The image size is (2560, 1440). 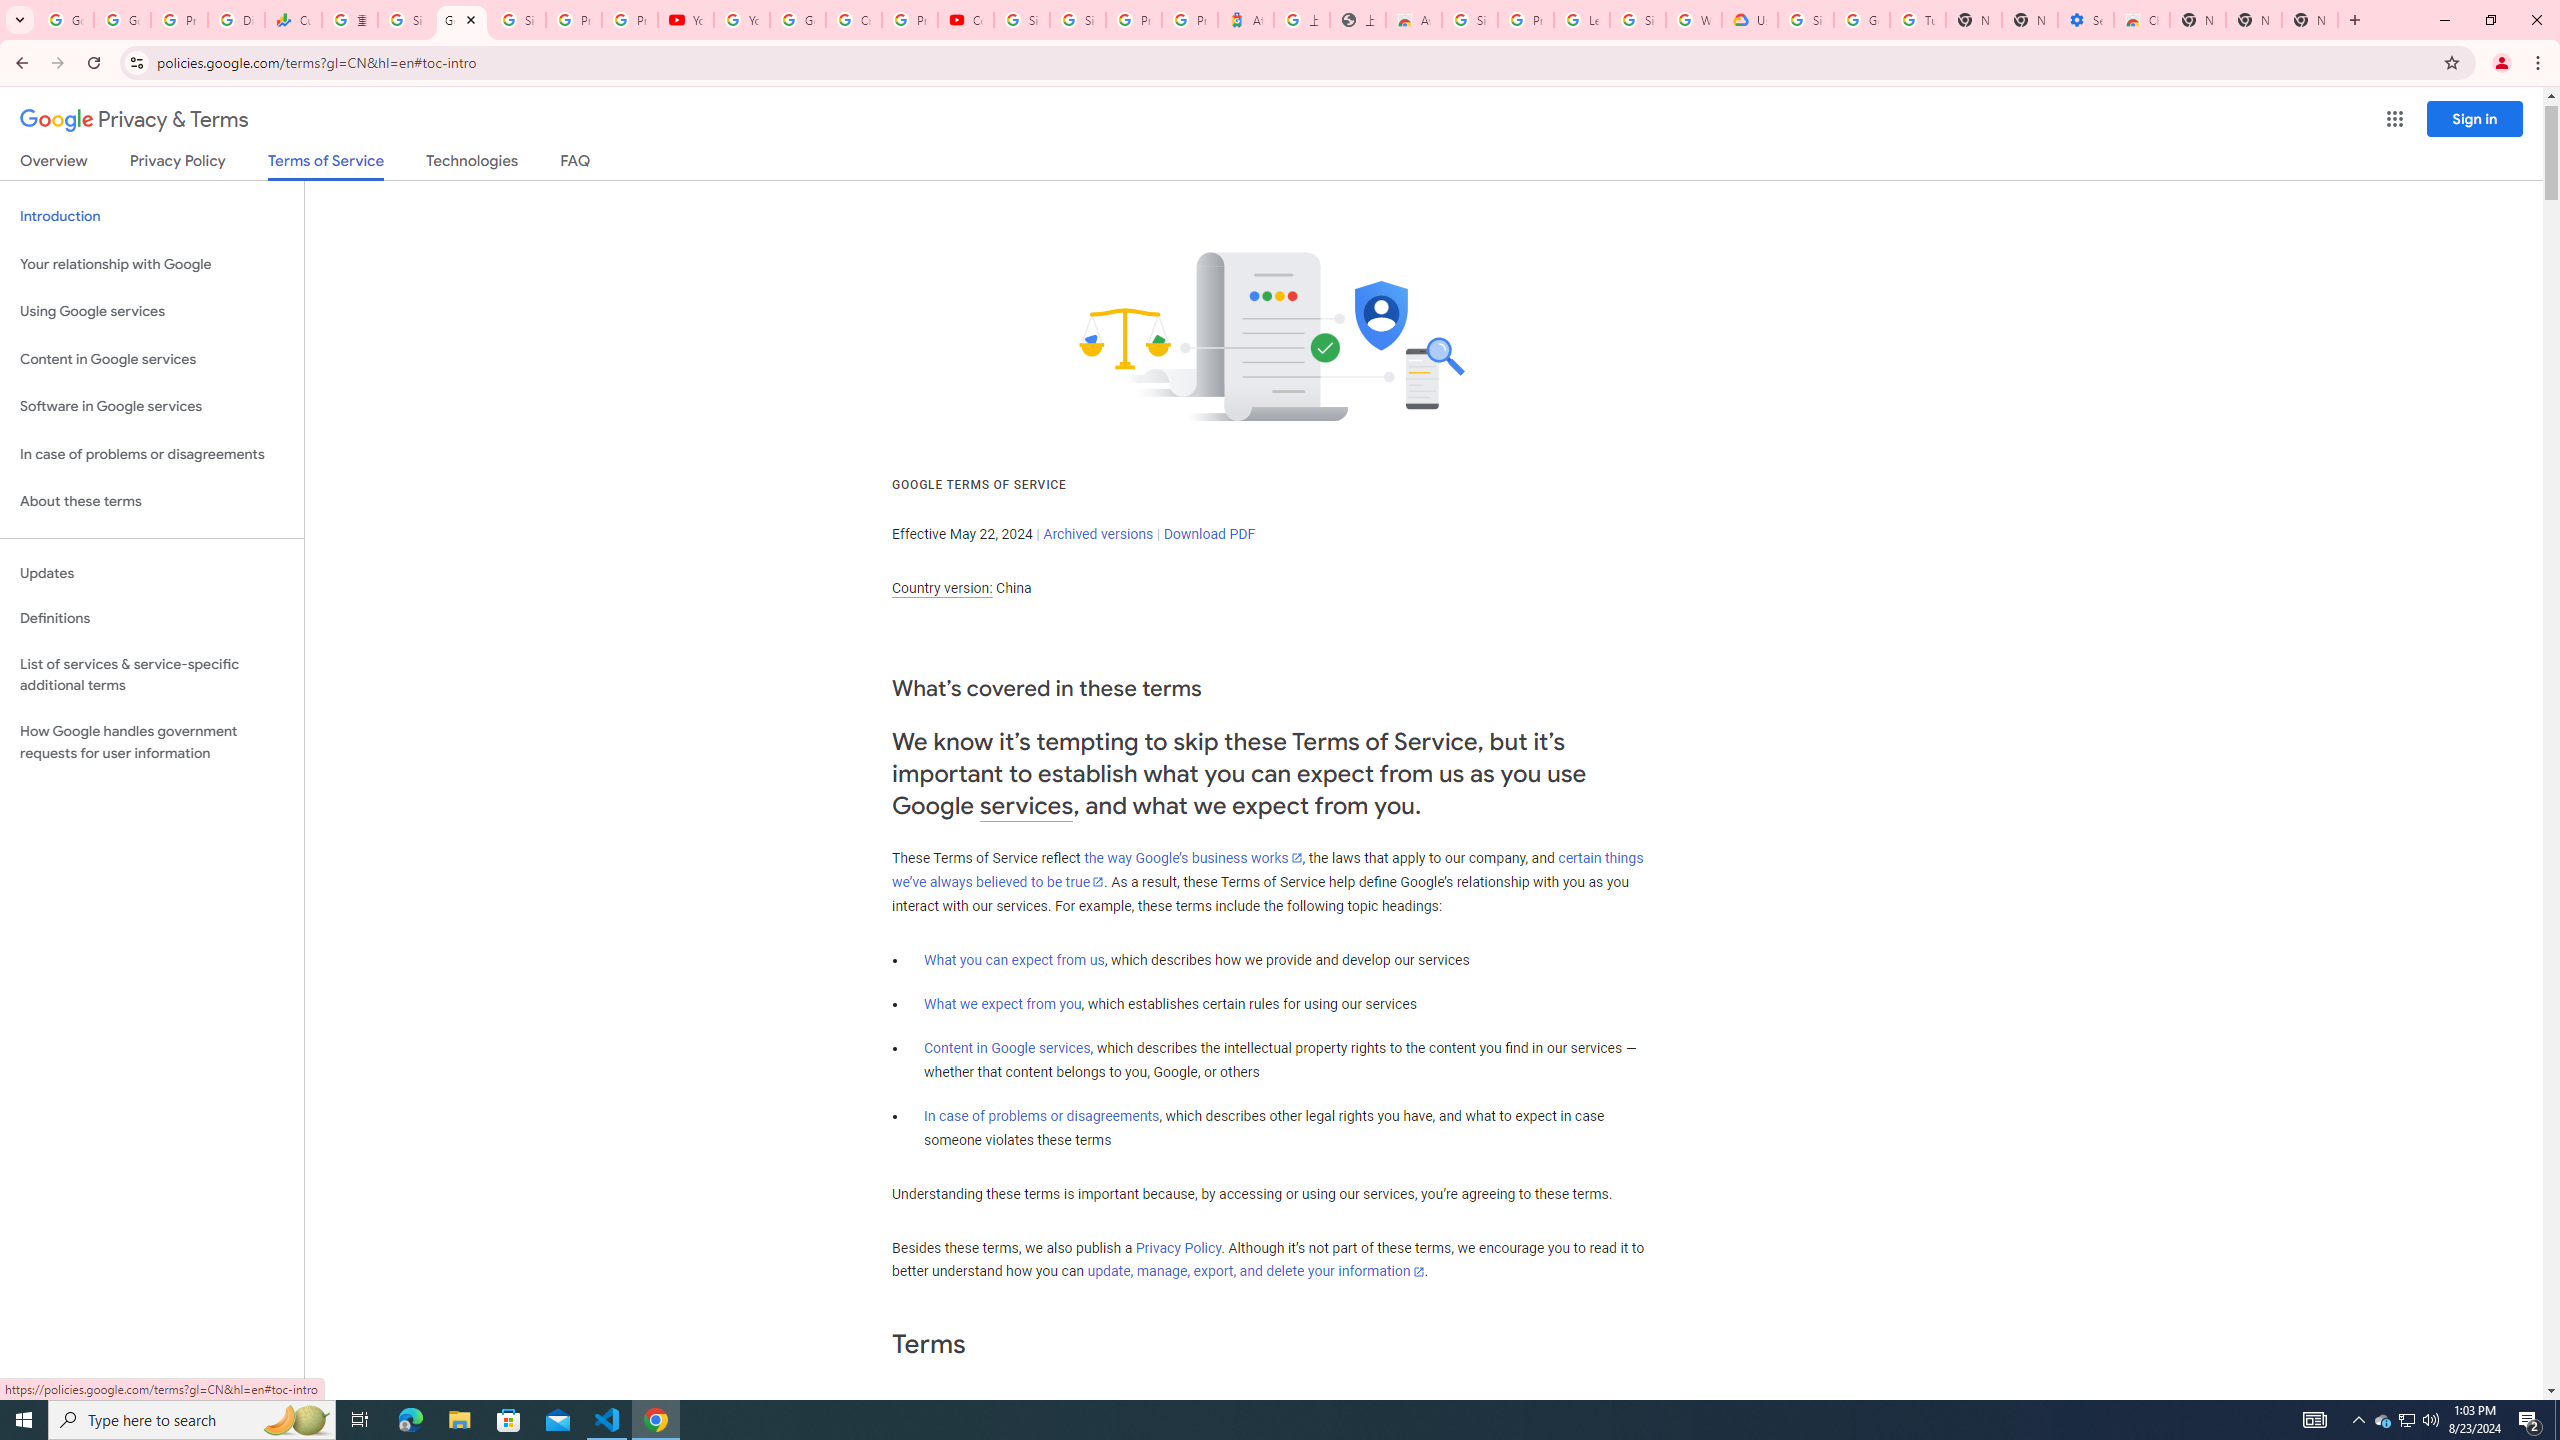 What do you see at coordinates (151, 264) in the screenshot?
I see `'Your relationship with Google'` at bounding box center [151, 264].